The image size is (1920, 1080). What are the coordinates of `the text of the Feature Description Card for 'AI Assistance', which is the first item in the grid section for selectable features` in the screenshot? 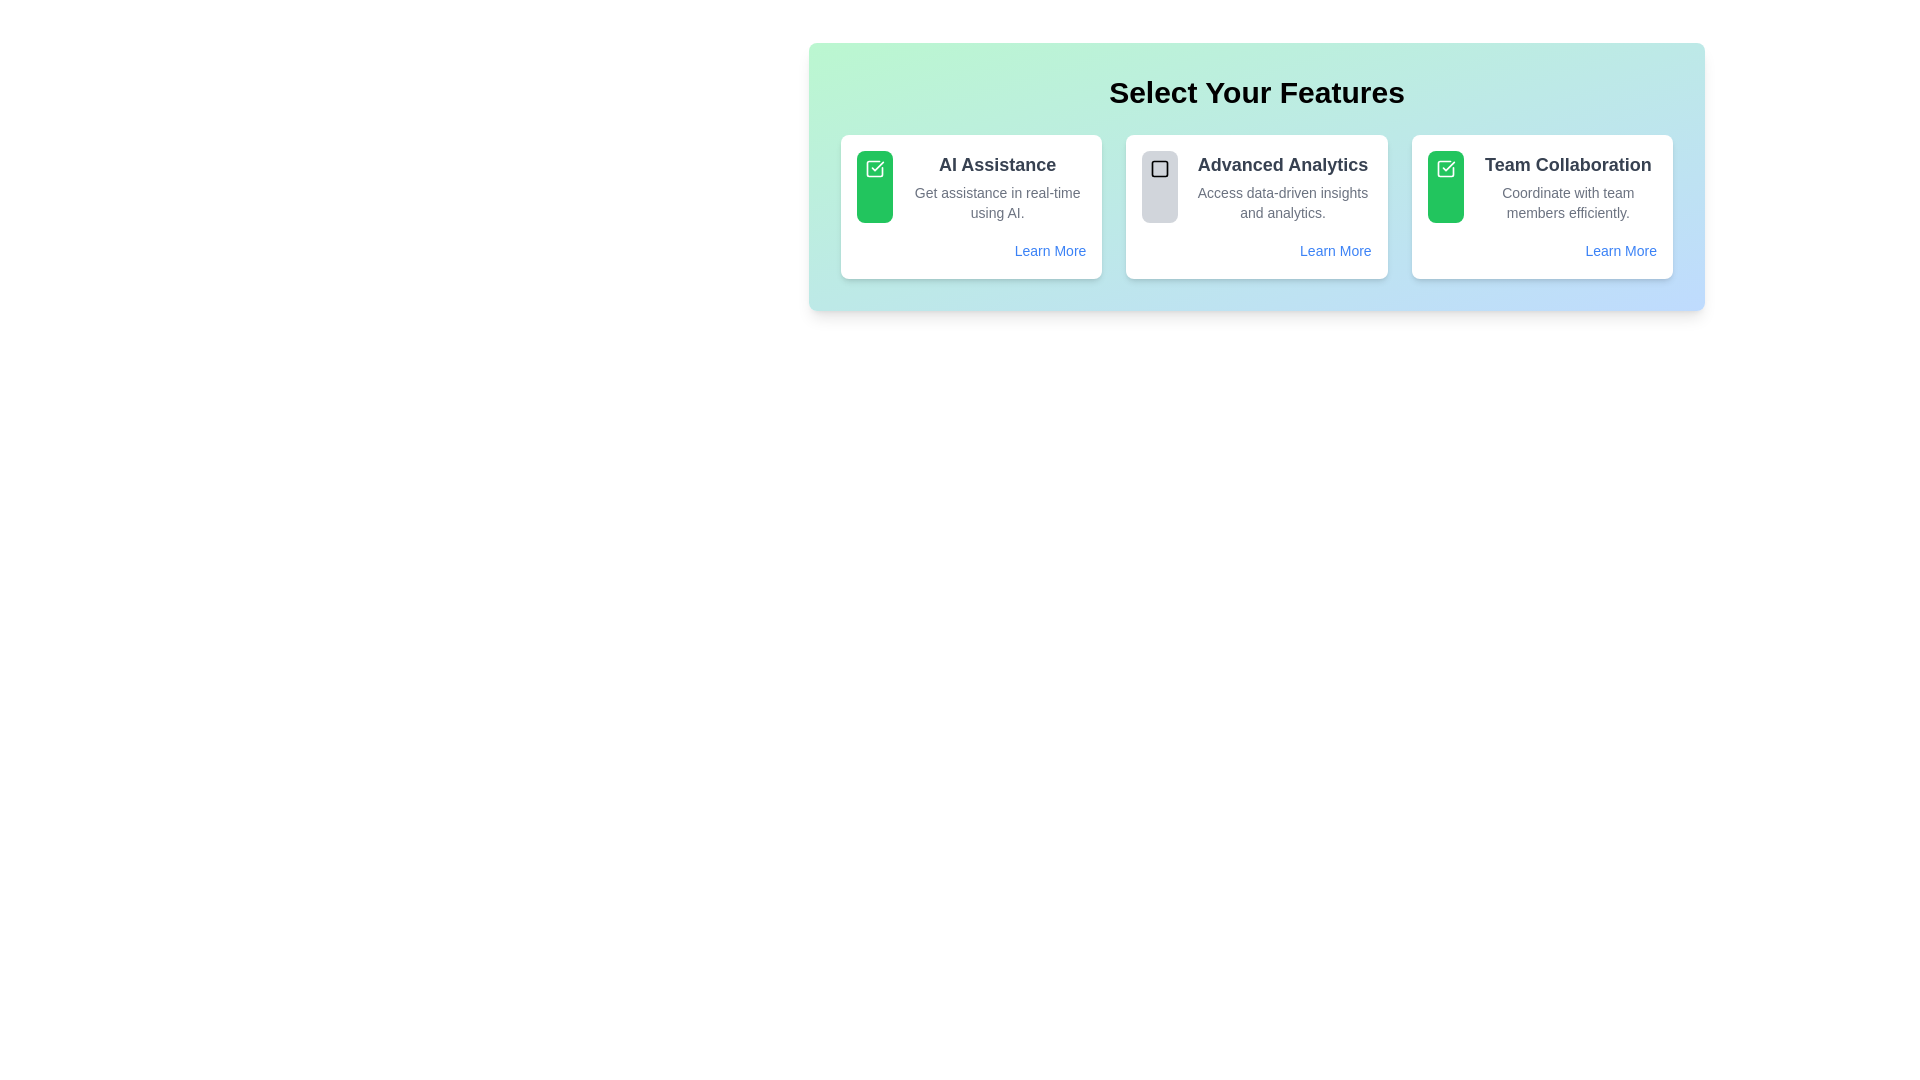 It's located at (971, 186).